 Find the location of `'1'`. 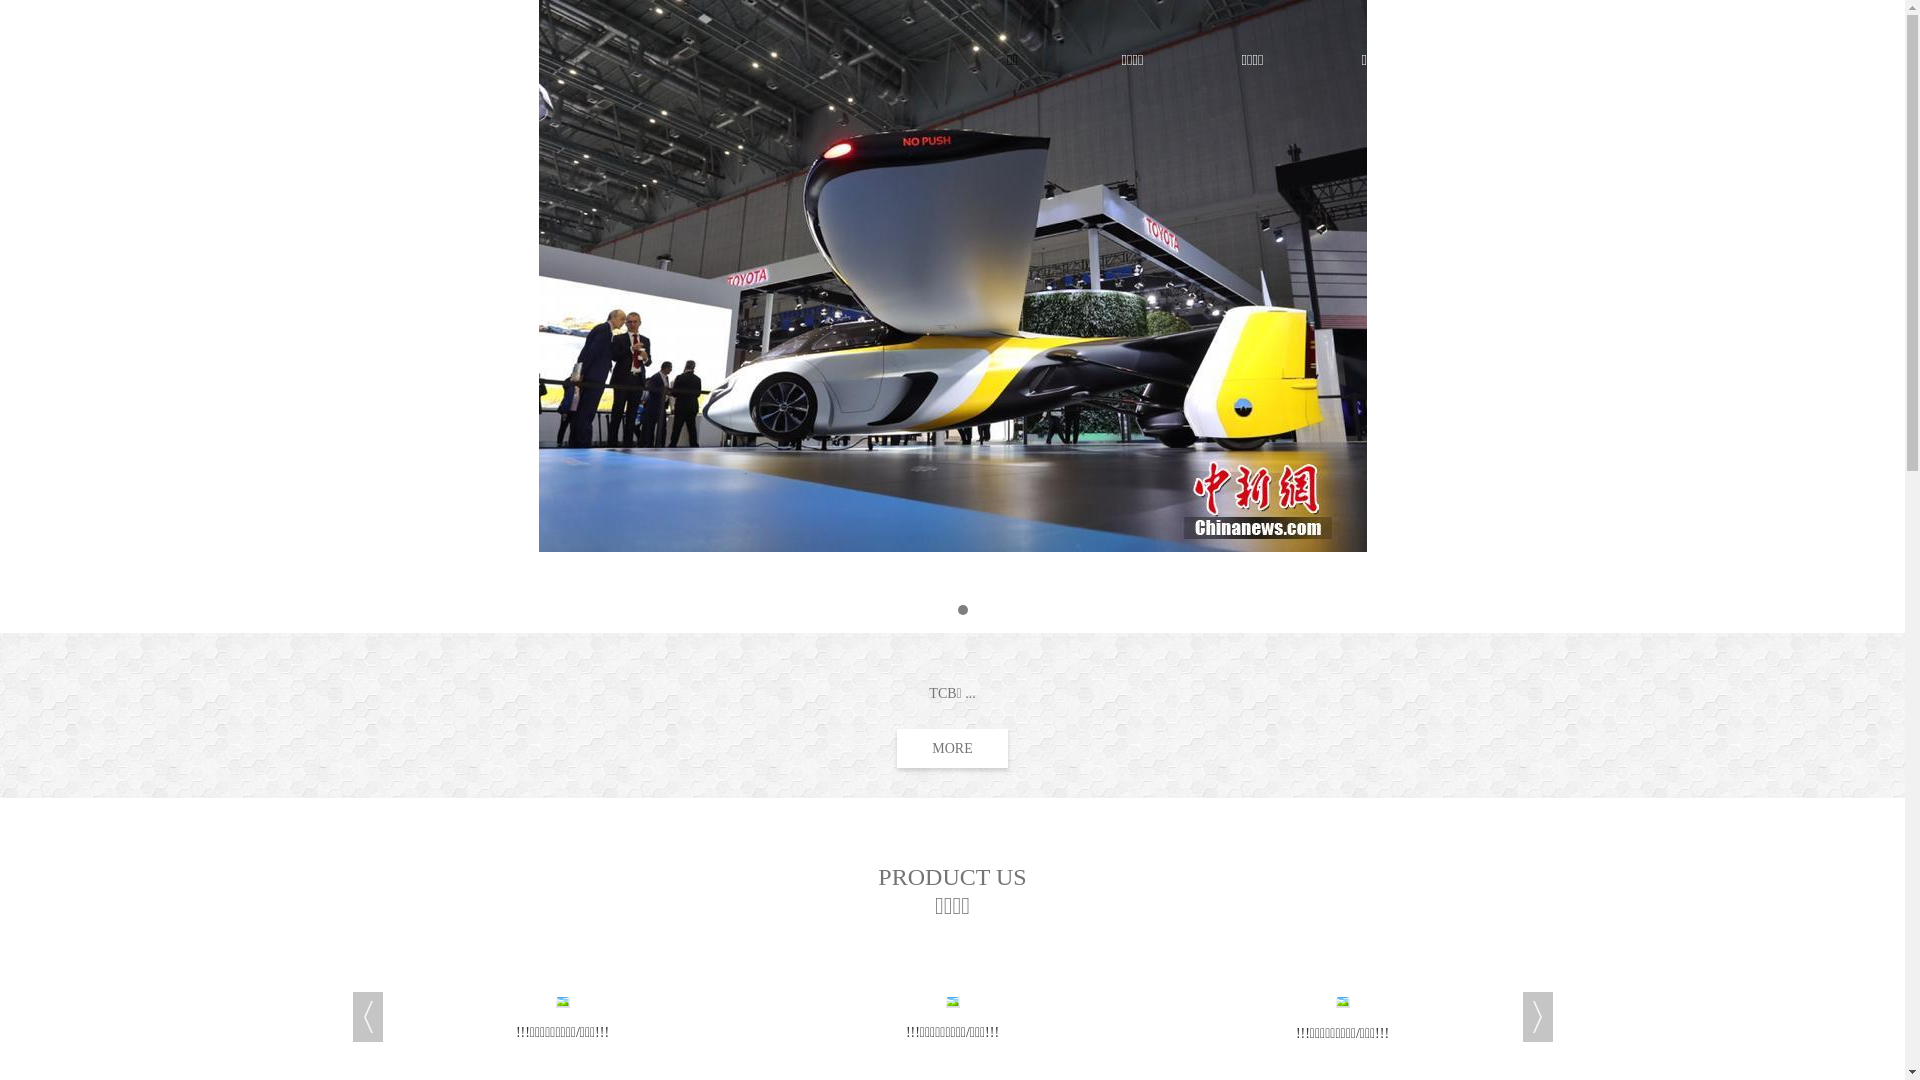

'1' is located at coordinates (936, 608).